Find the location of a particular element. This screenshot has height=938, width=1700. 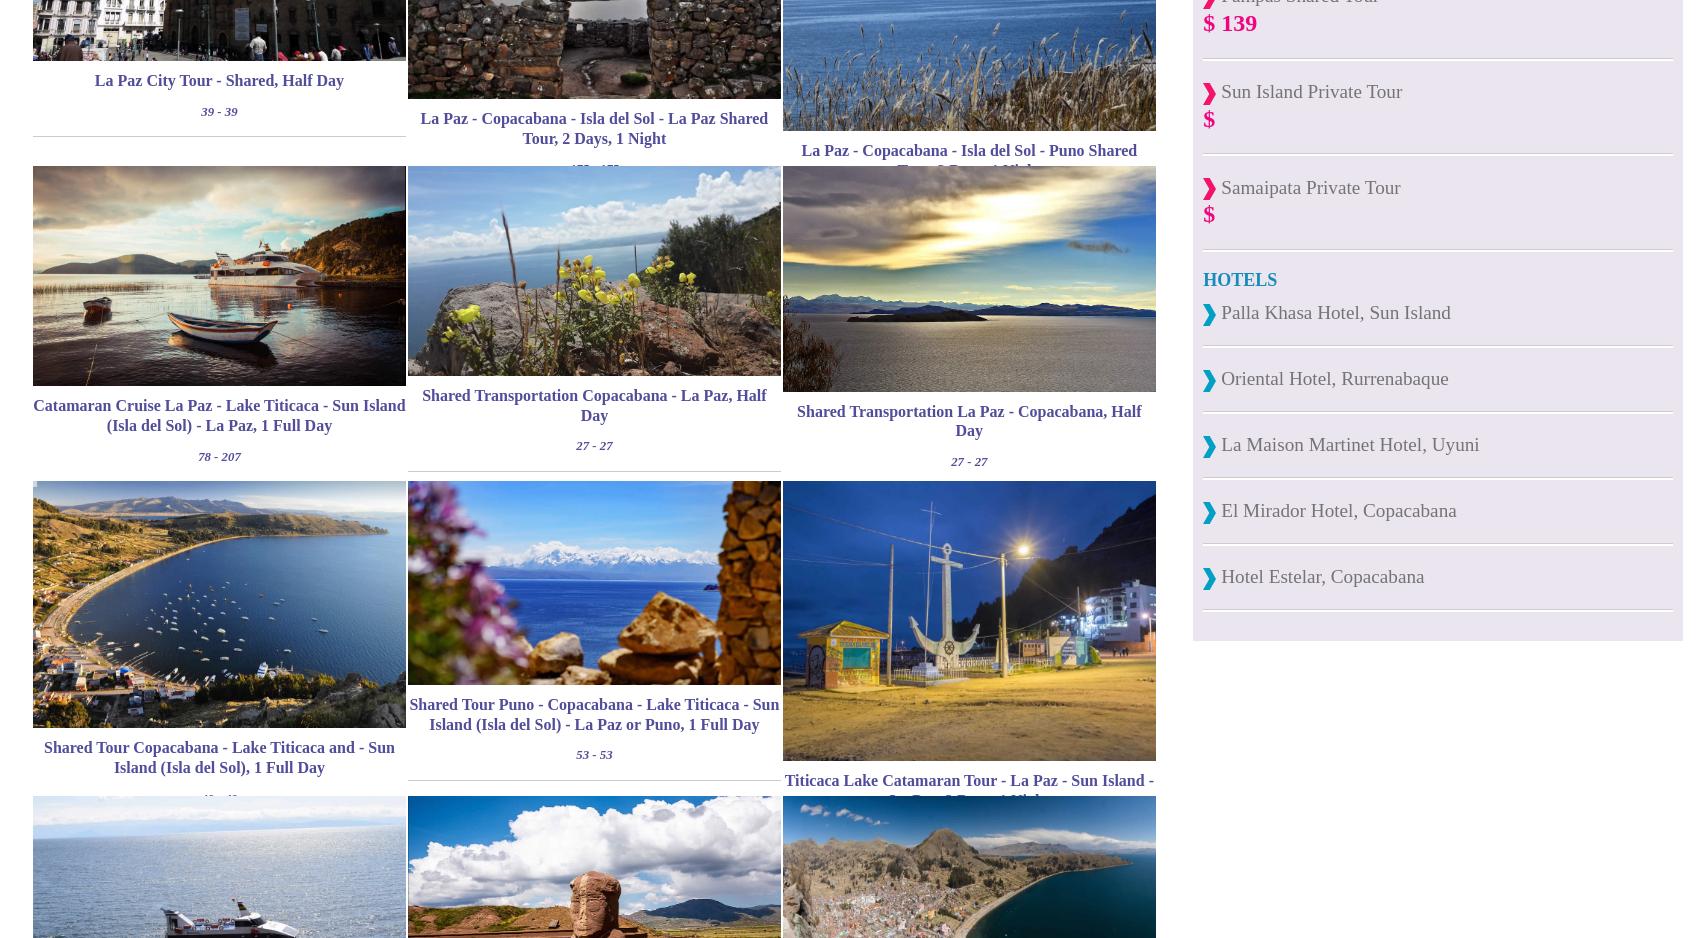

'HOTELS' is located at coordinates (1201, 279).